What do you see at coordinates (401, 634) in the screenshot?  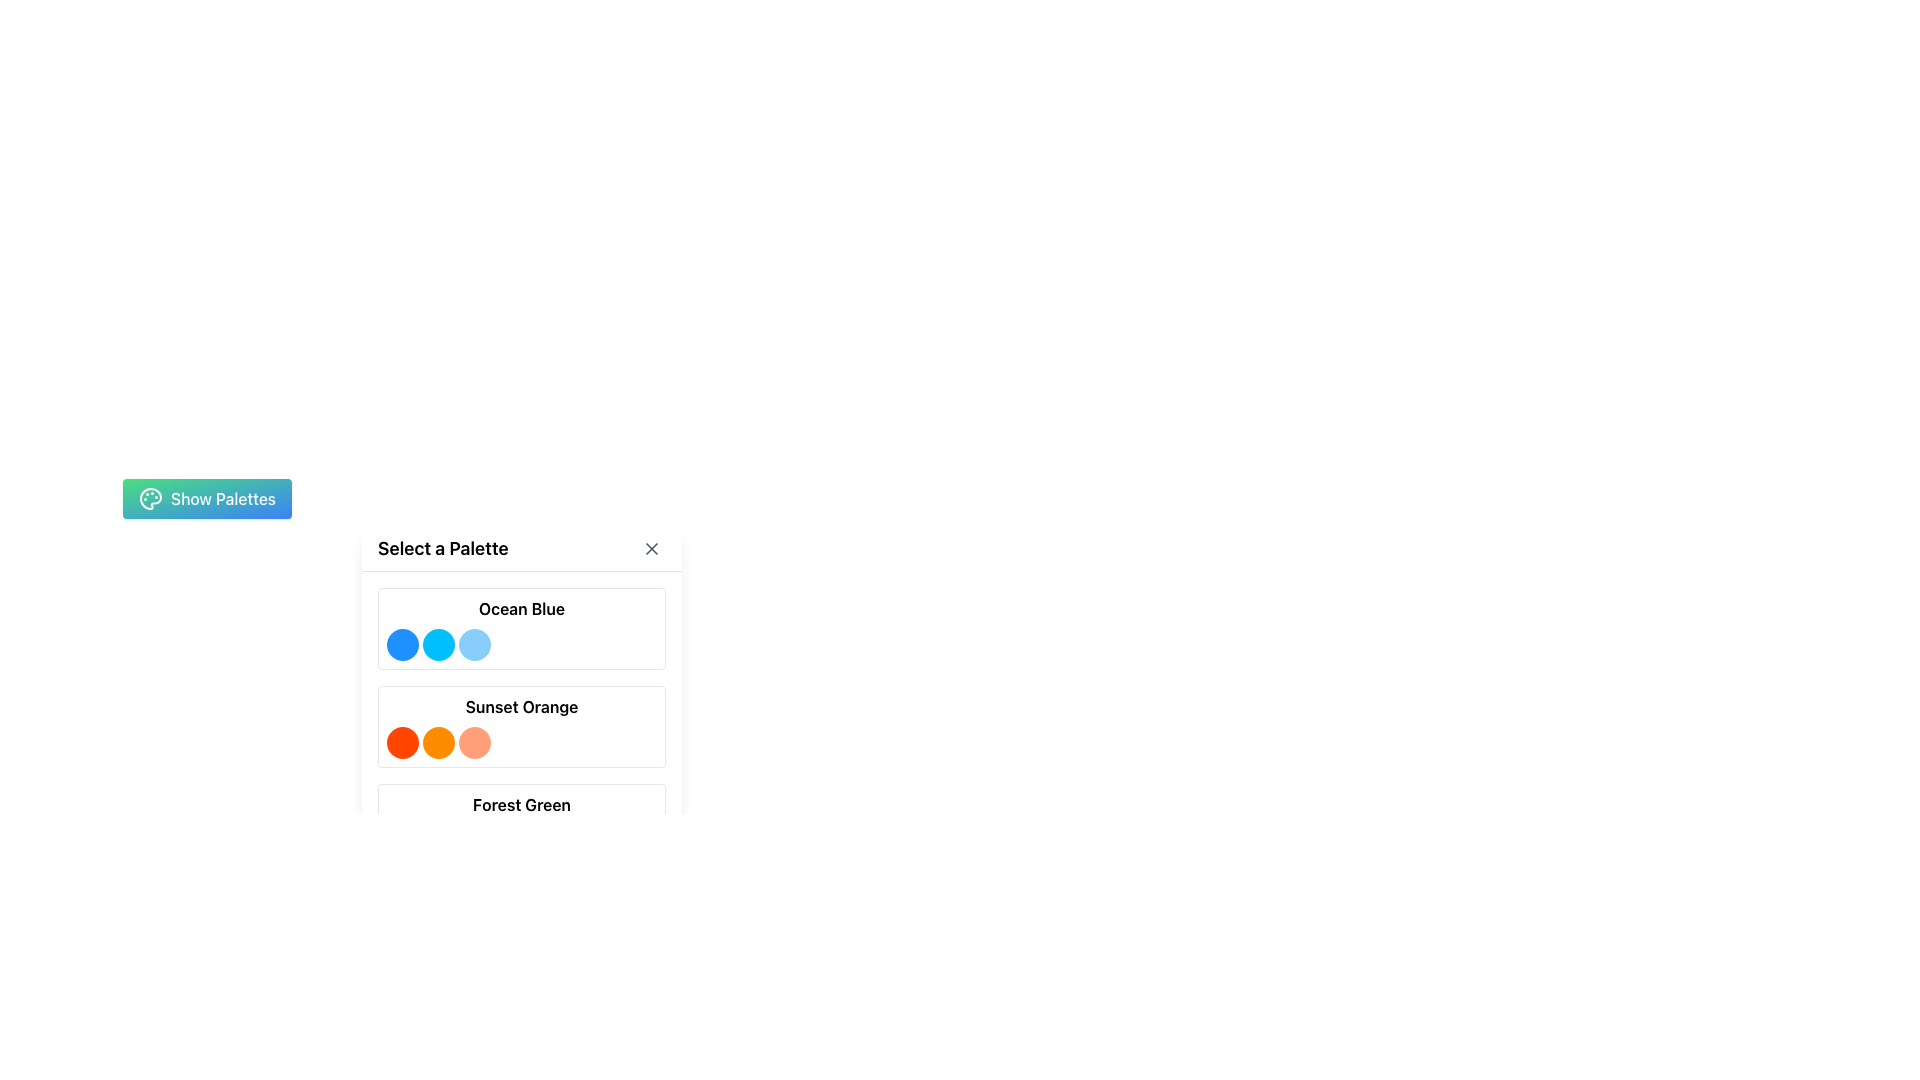 I see `one of the color palette options in the 'Select a Palette' popup menu` at bounding box center [401, 634].